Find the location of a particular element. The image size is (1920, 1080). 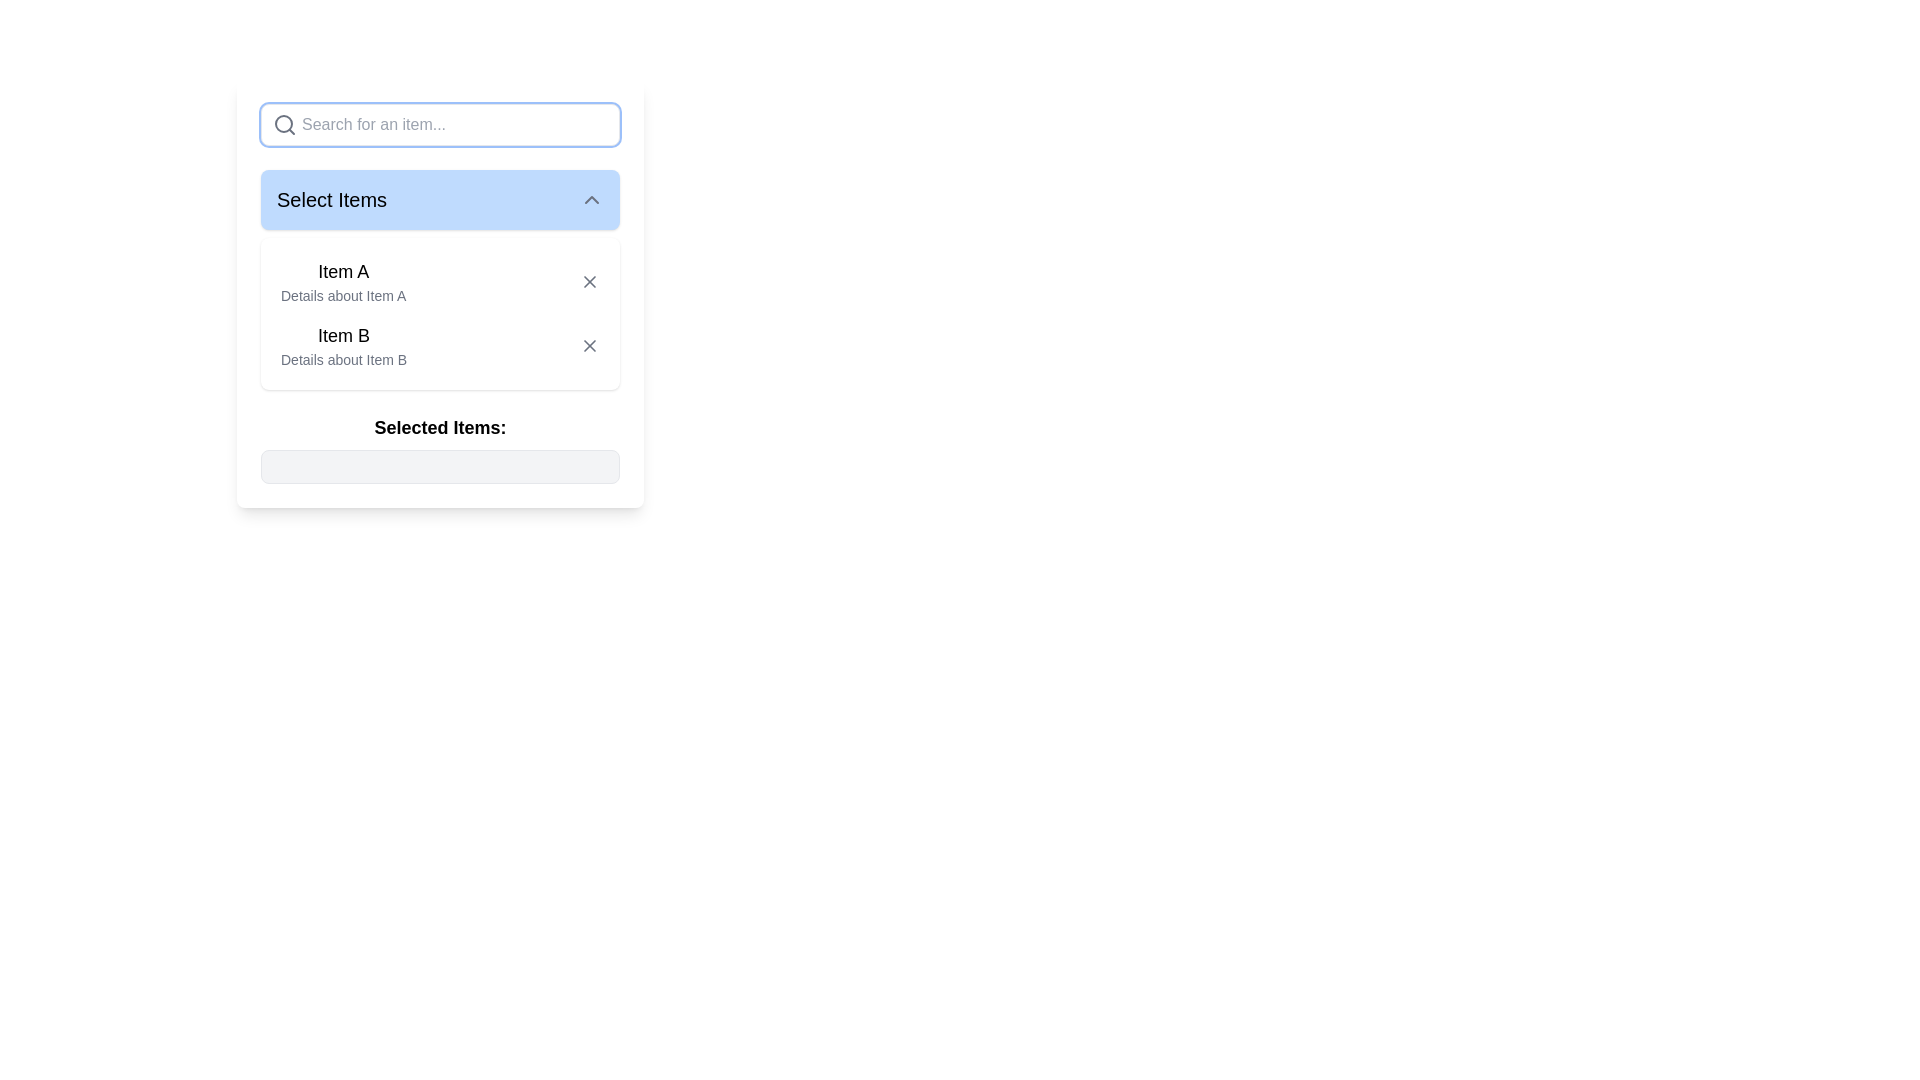

the dropdown list item labeled 'Item A' is located at coordinates (439, 313).